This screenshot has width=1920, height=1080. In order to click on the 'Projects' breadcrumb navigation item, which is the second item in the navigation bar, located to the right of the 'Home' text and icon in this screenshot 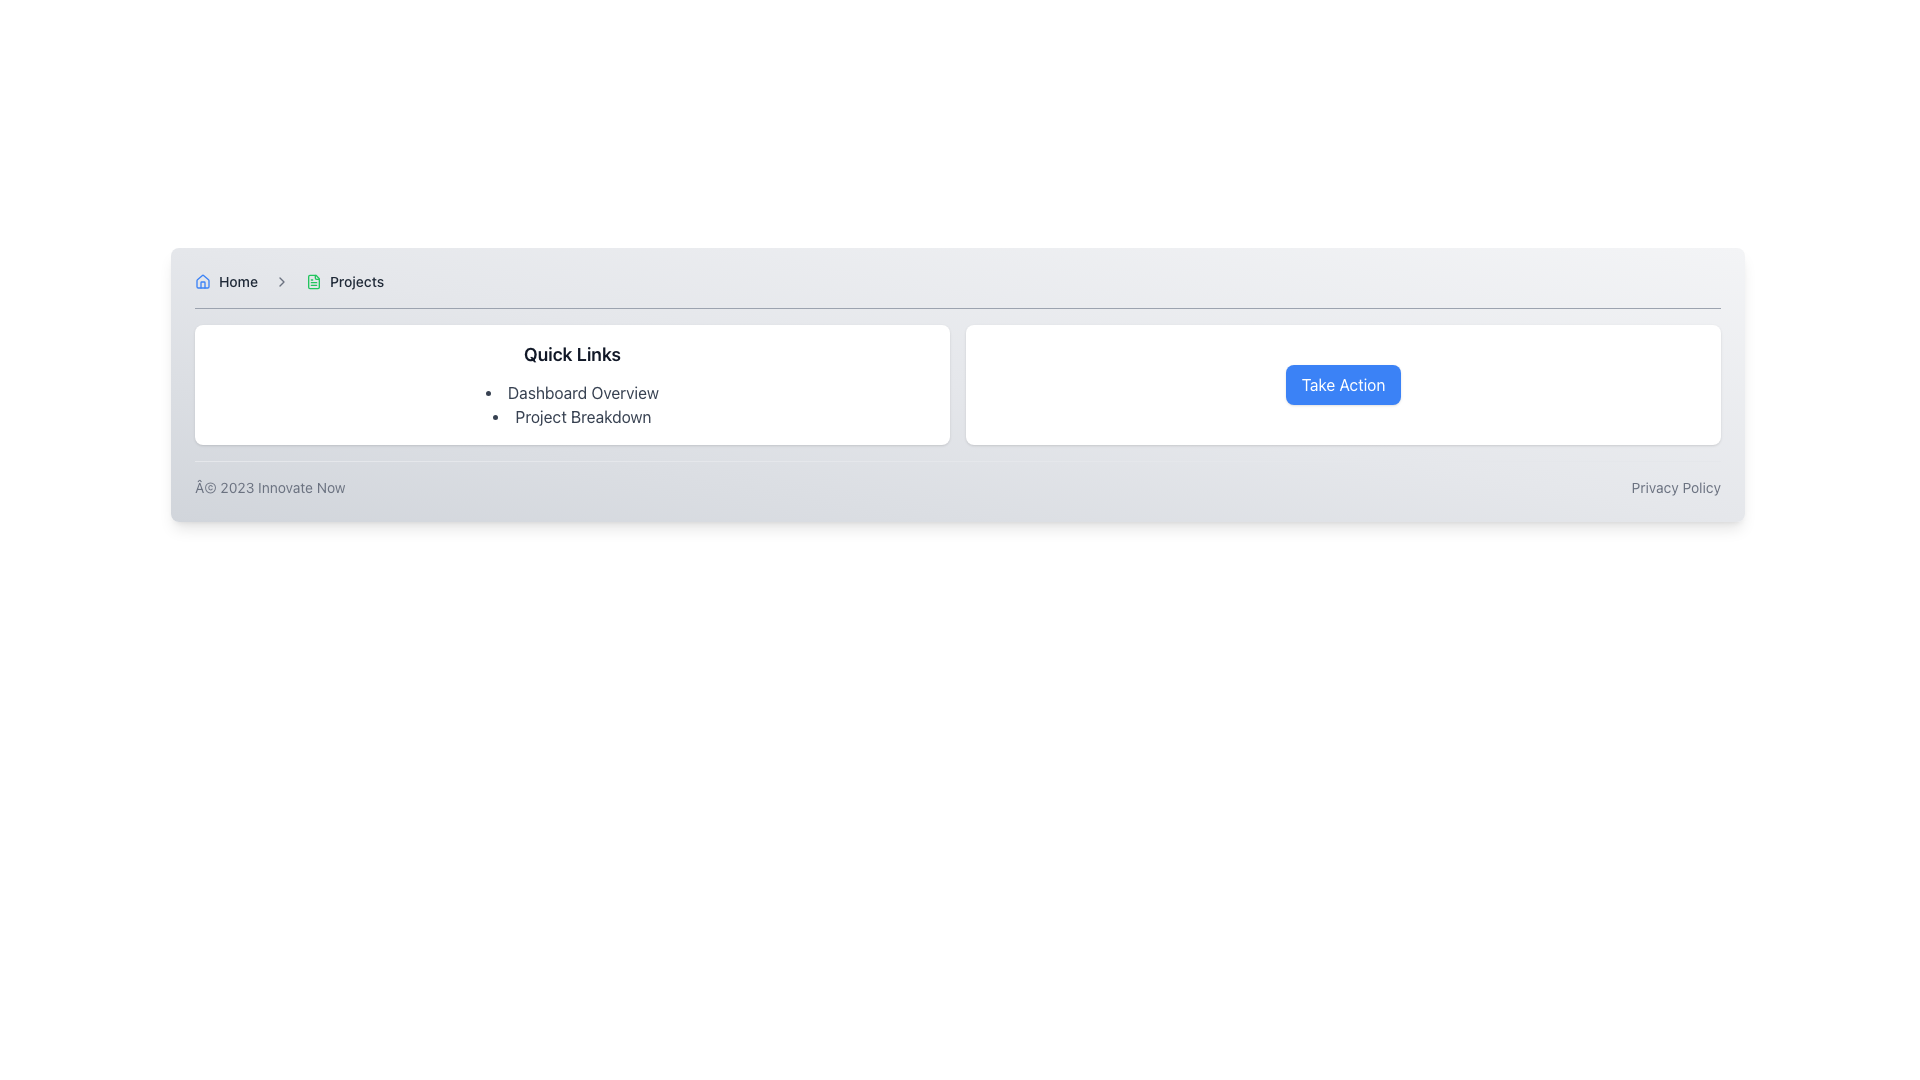, I will do `click(345, 281)`.